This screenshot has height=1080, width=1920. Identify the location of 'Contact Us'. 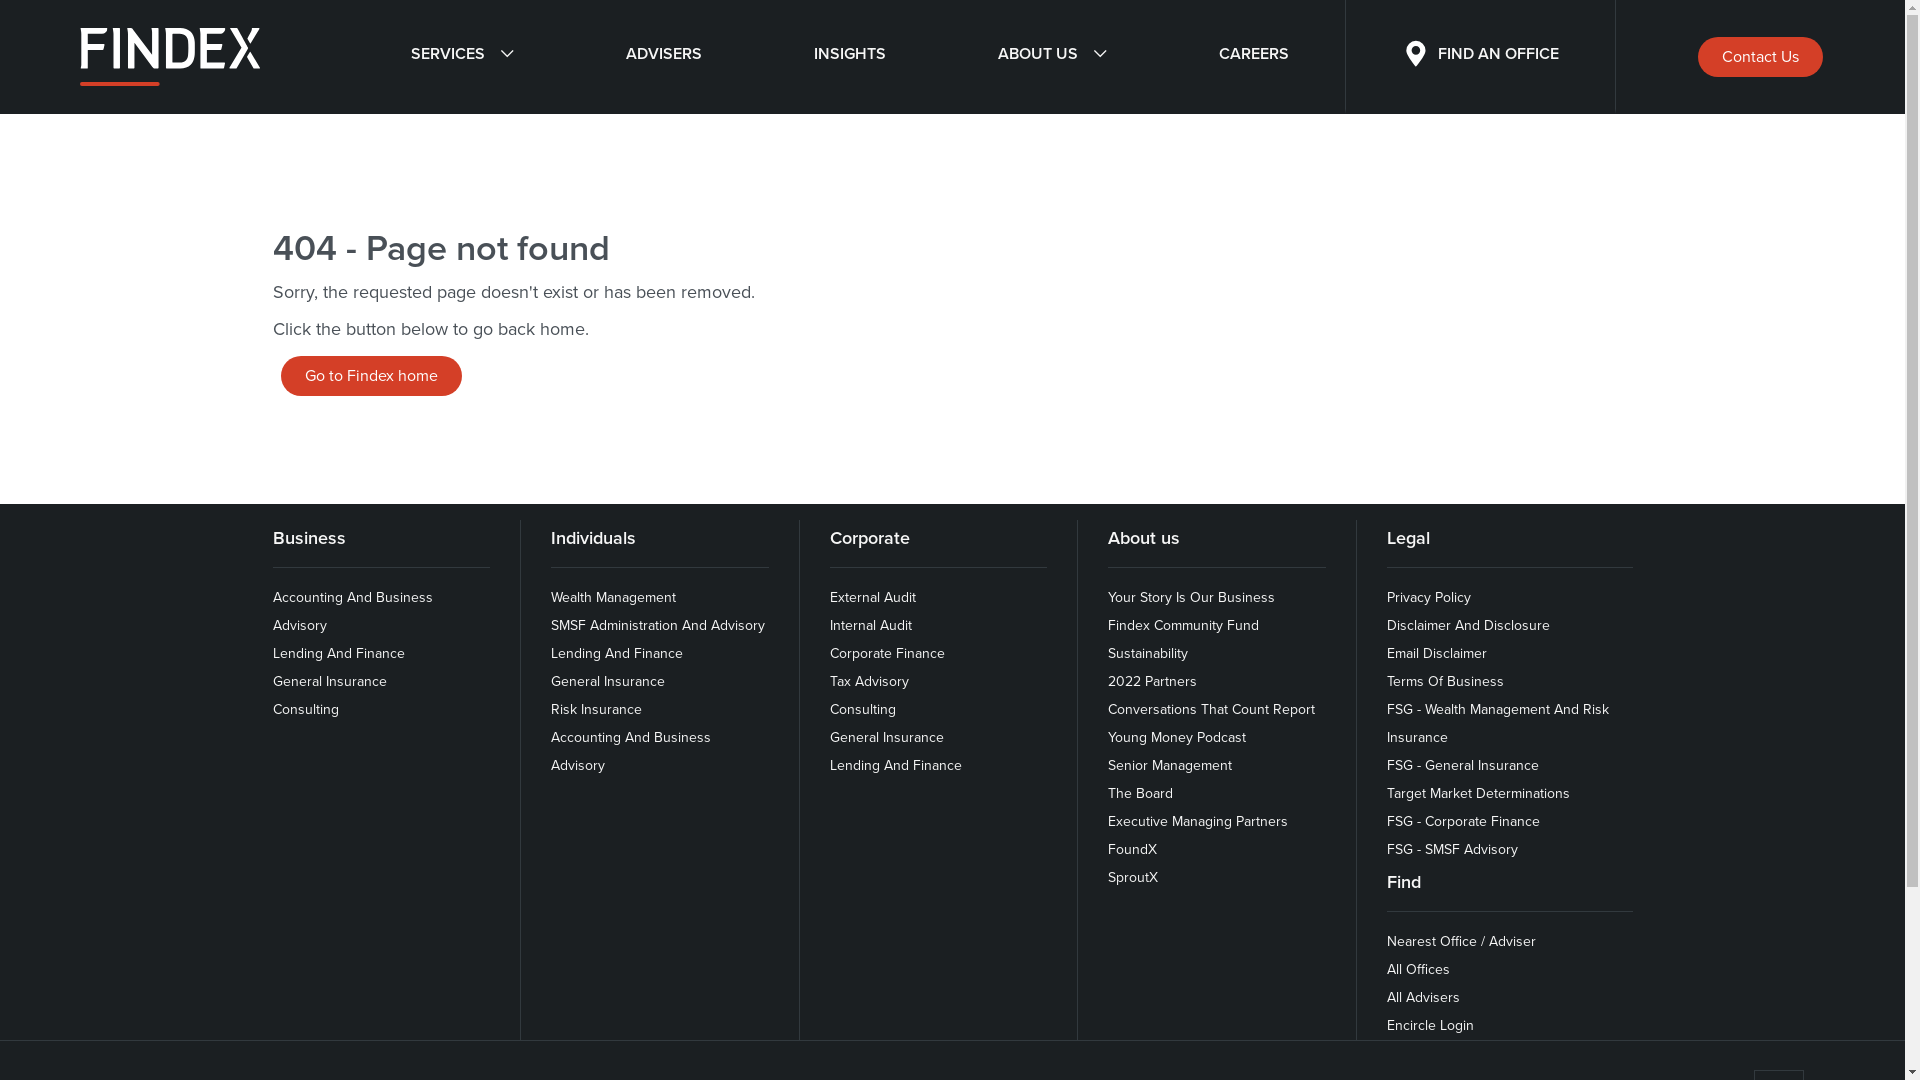
(1760, 56).